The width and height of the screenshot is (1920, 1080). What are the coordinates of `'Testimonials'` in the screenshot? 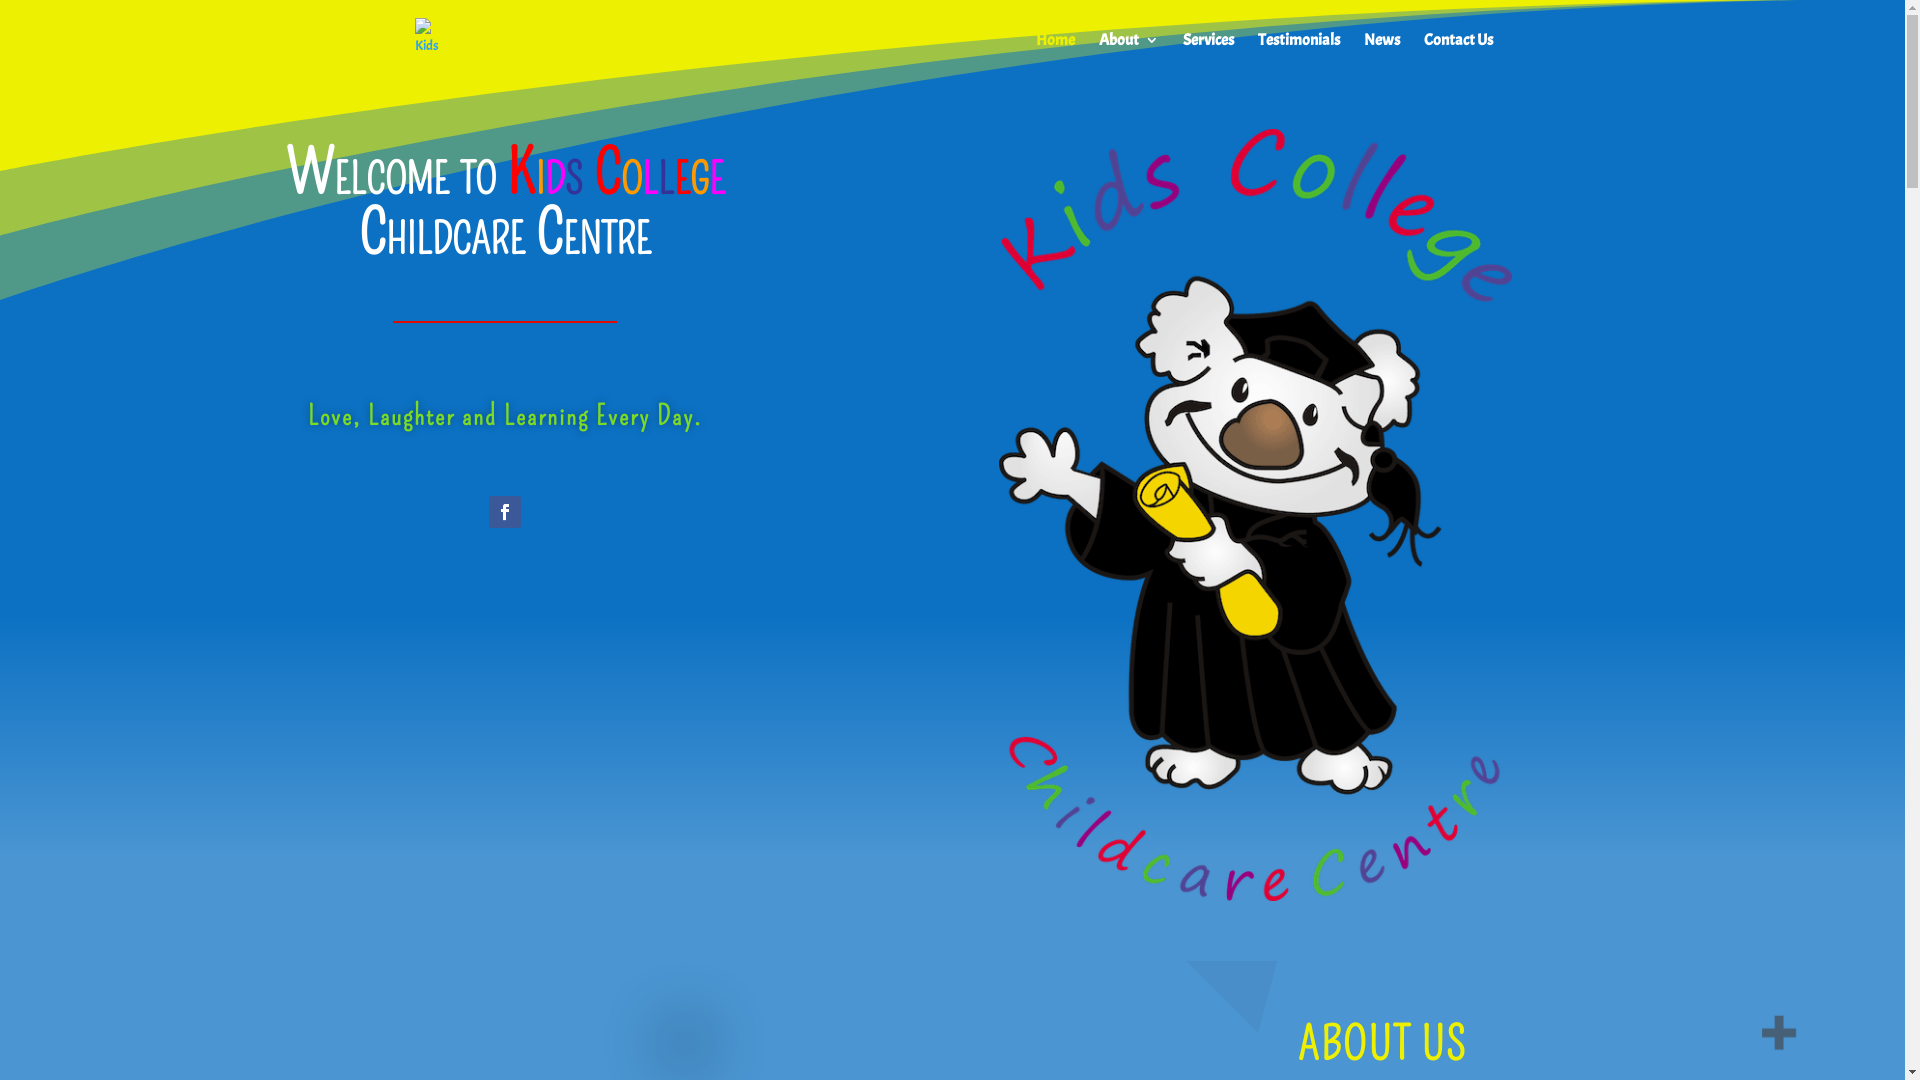 It's located at (1299, 55).